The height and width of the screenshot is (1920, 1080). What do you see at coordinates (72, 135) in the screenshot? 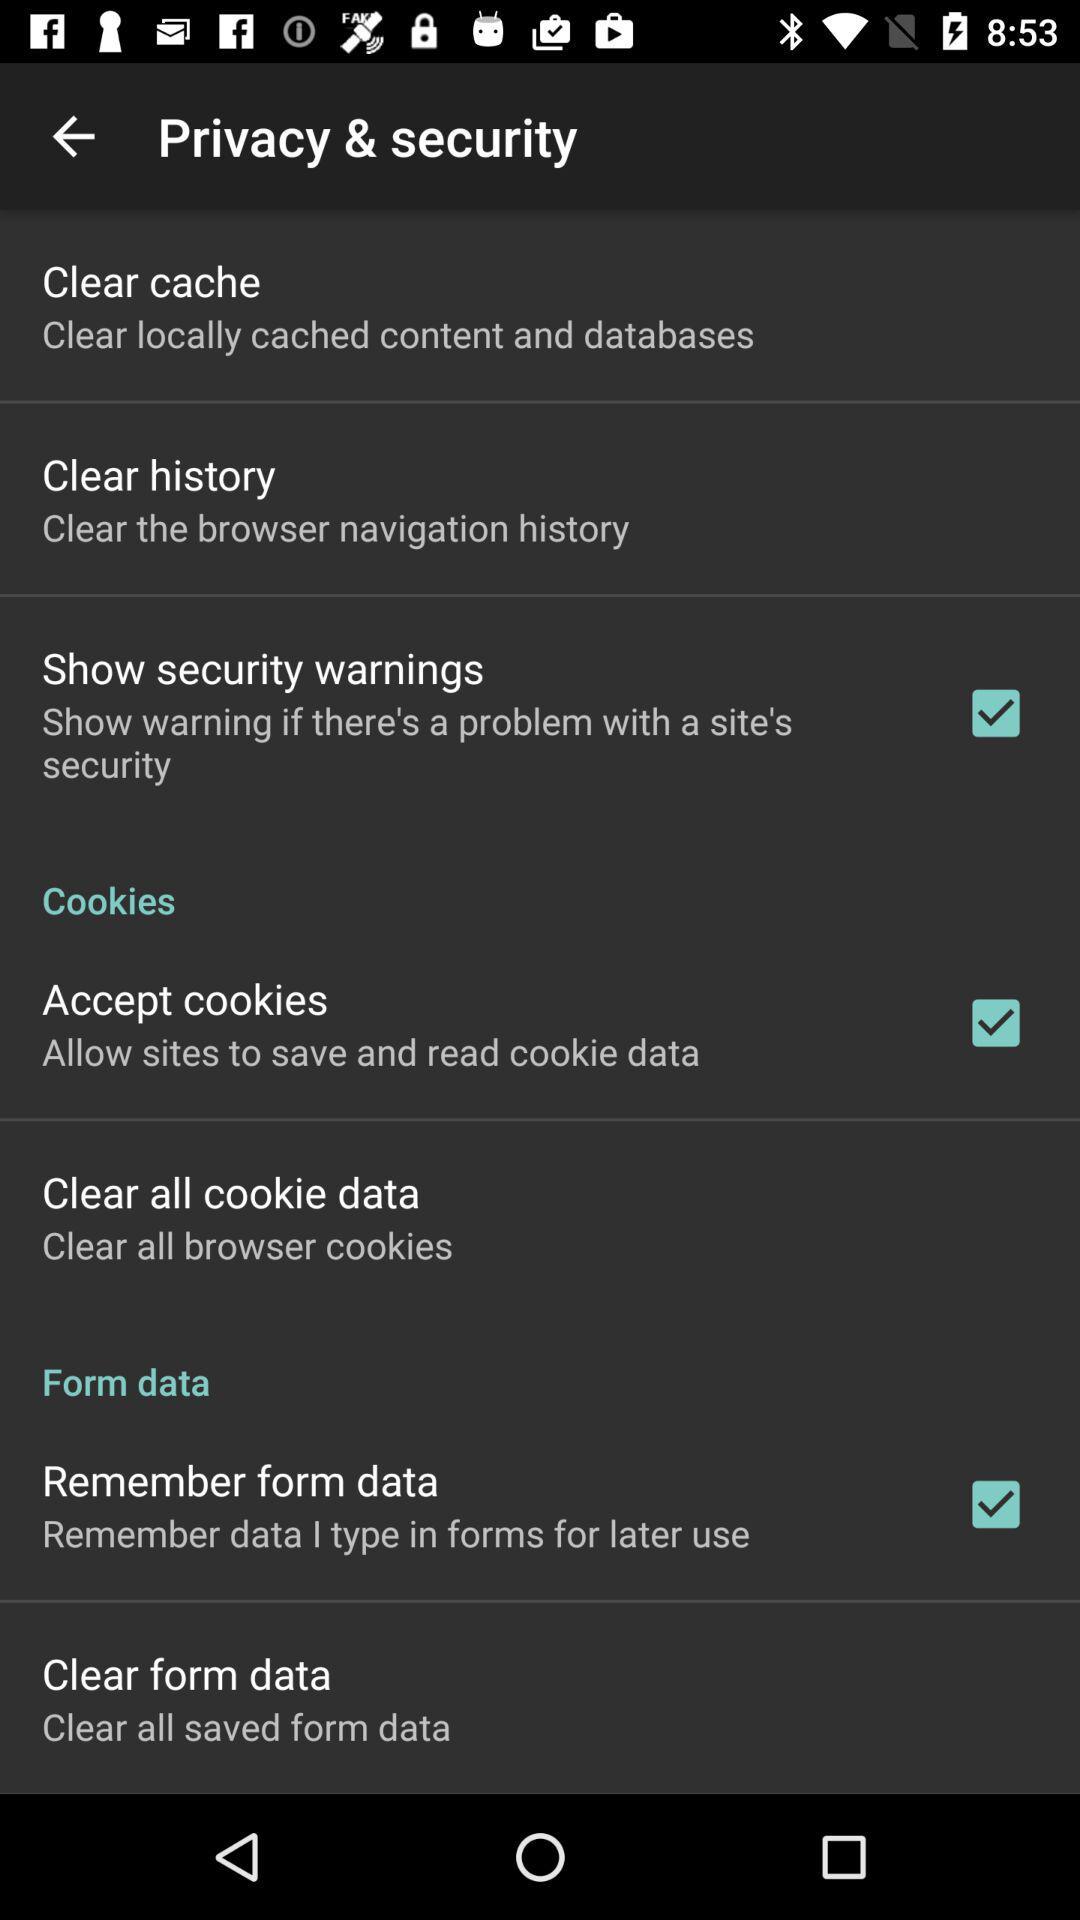
I see `the icon next to privacy & security app` at bounding box center [72, 135].